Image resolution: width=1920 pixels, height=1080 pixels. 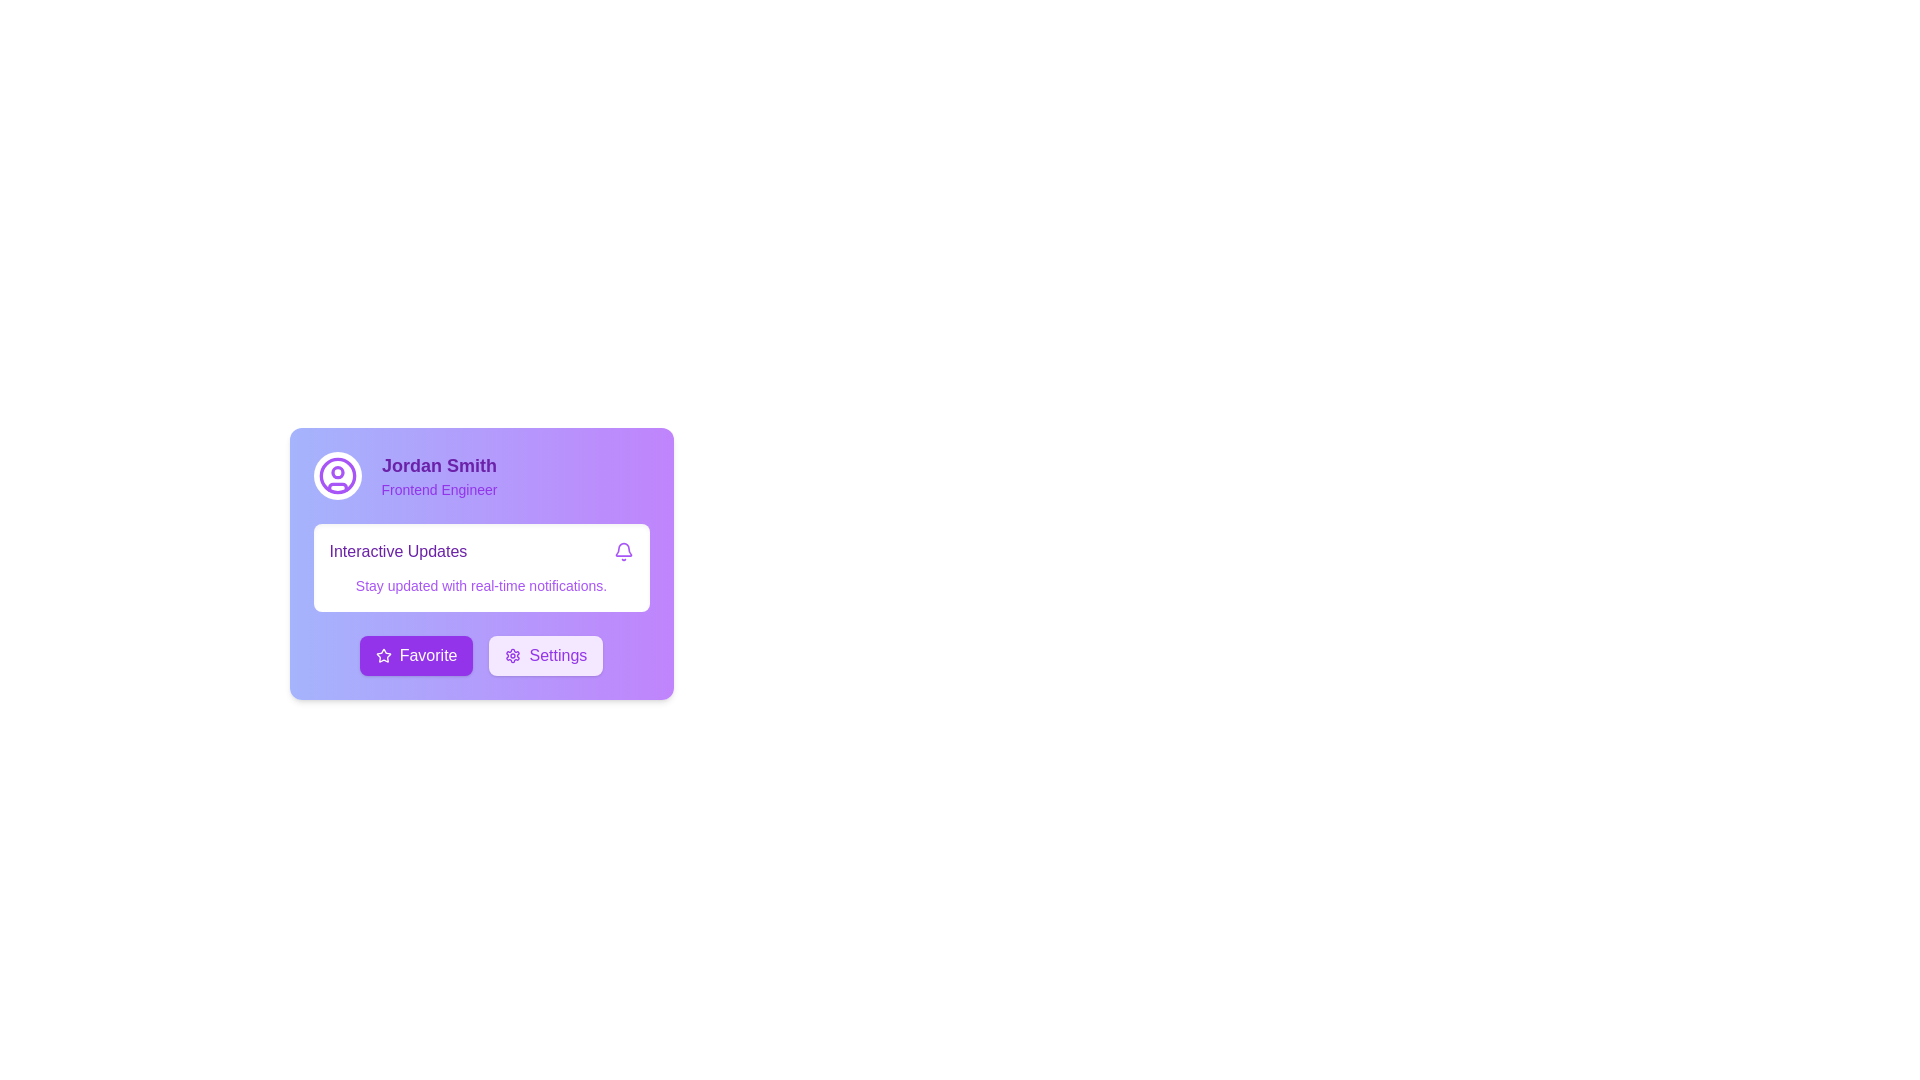 What do you see at coordinates (383, 655) in the screenshot?
I see `the 'Favorite' button which contains a star-shaped icon with a purple outline` at bounding box center [383, 655].